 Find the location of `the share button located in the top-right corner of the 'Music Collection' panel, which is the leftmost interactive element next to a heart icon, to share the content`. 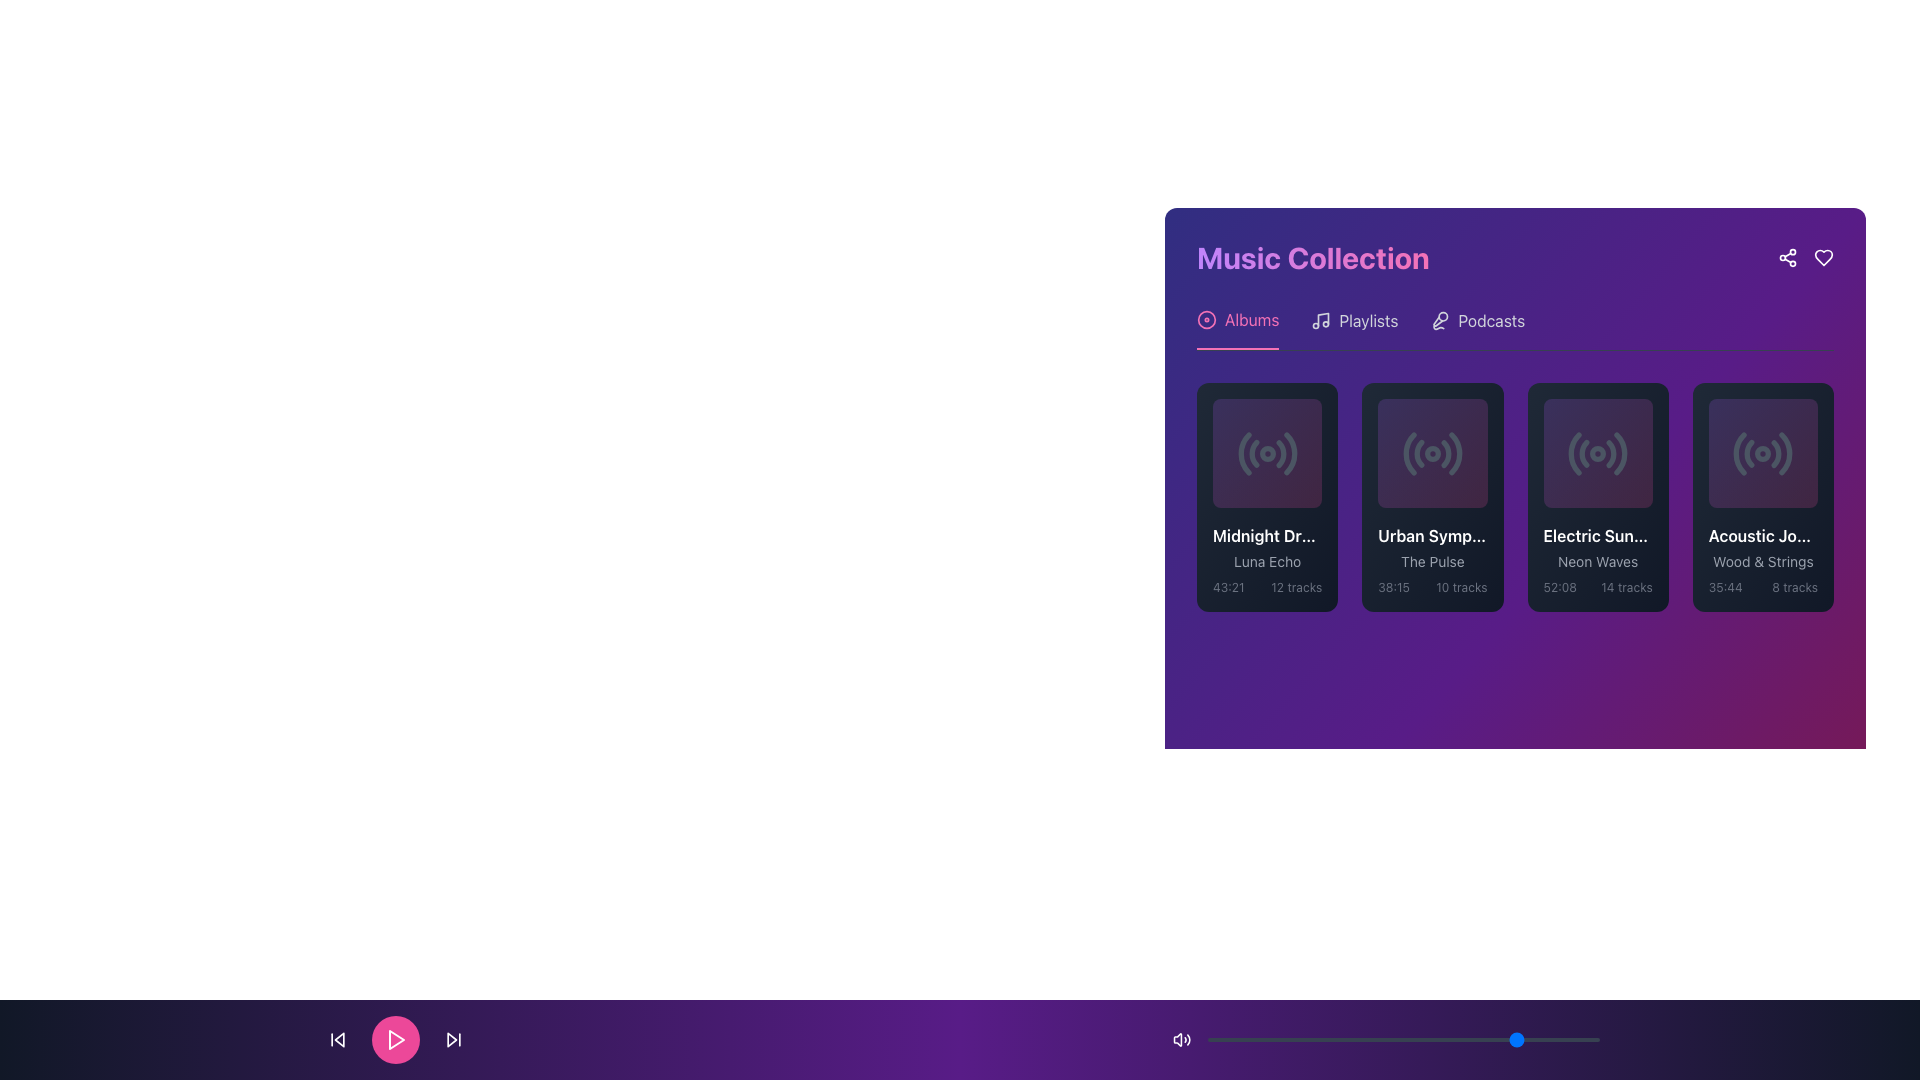

the share button located in the top-right corner of the 'Music Collection' panel, which is the leftmost interactive element next to a heart icon, to share the content is located at coordinates (1788, 257).